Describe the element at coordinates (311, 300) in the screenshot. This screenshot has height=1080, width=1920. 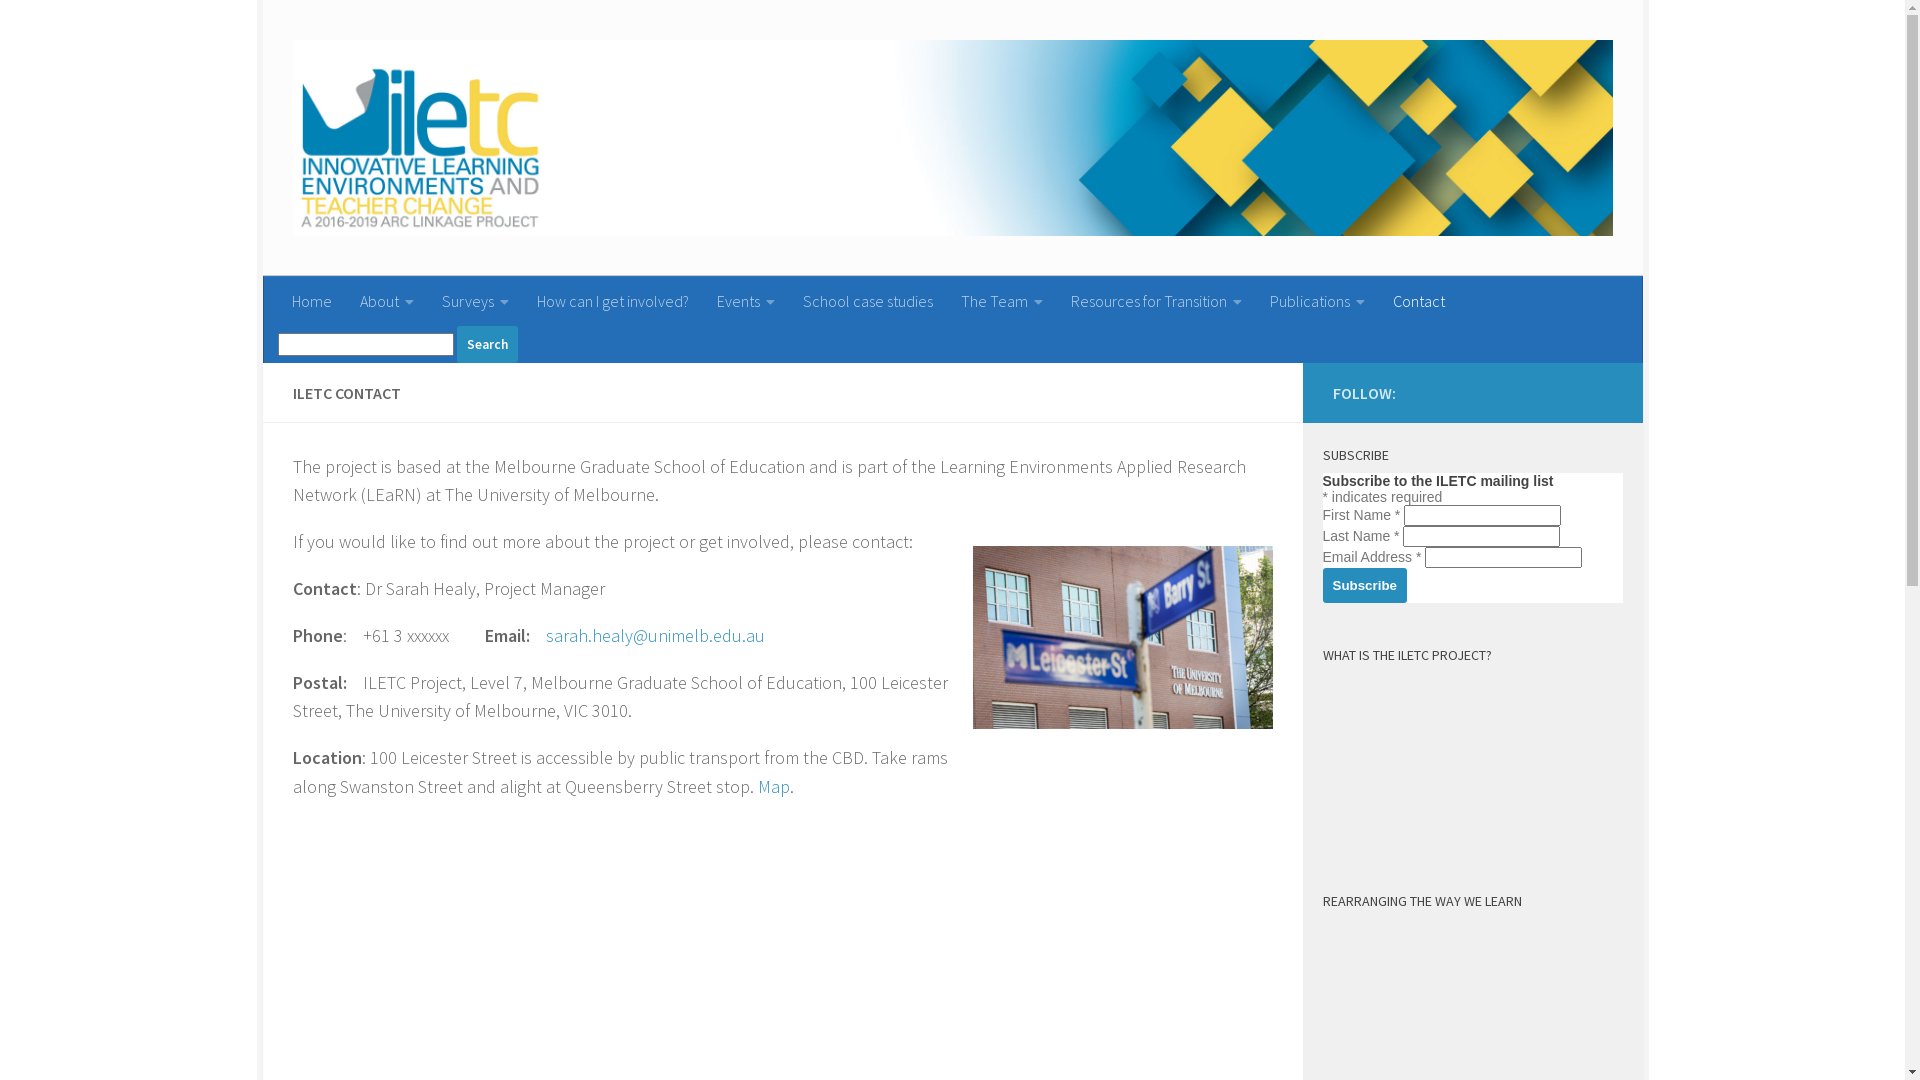
I see `'Home'` at that location.